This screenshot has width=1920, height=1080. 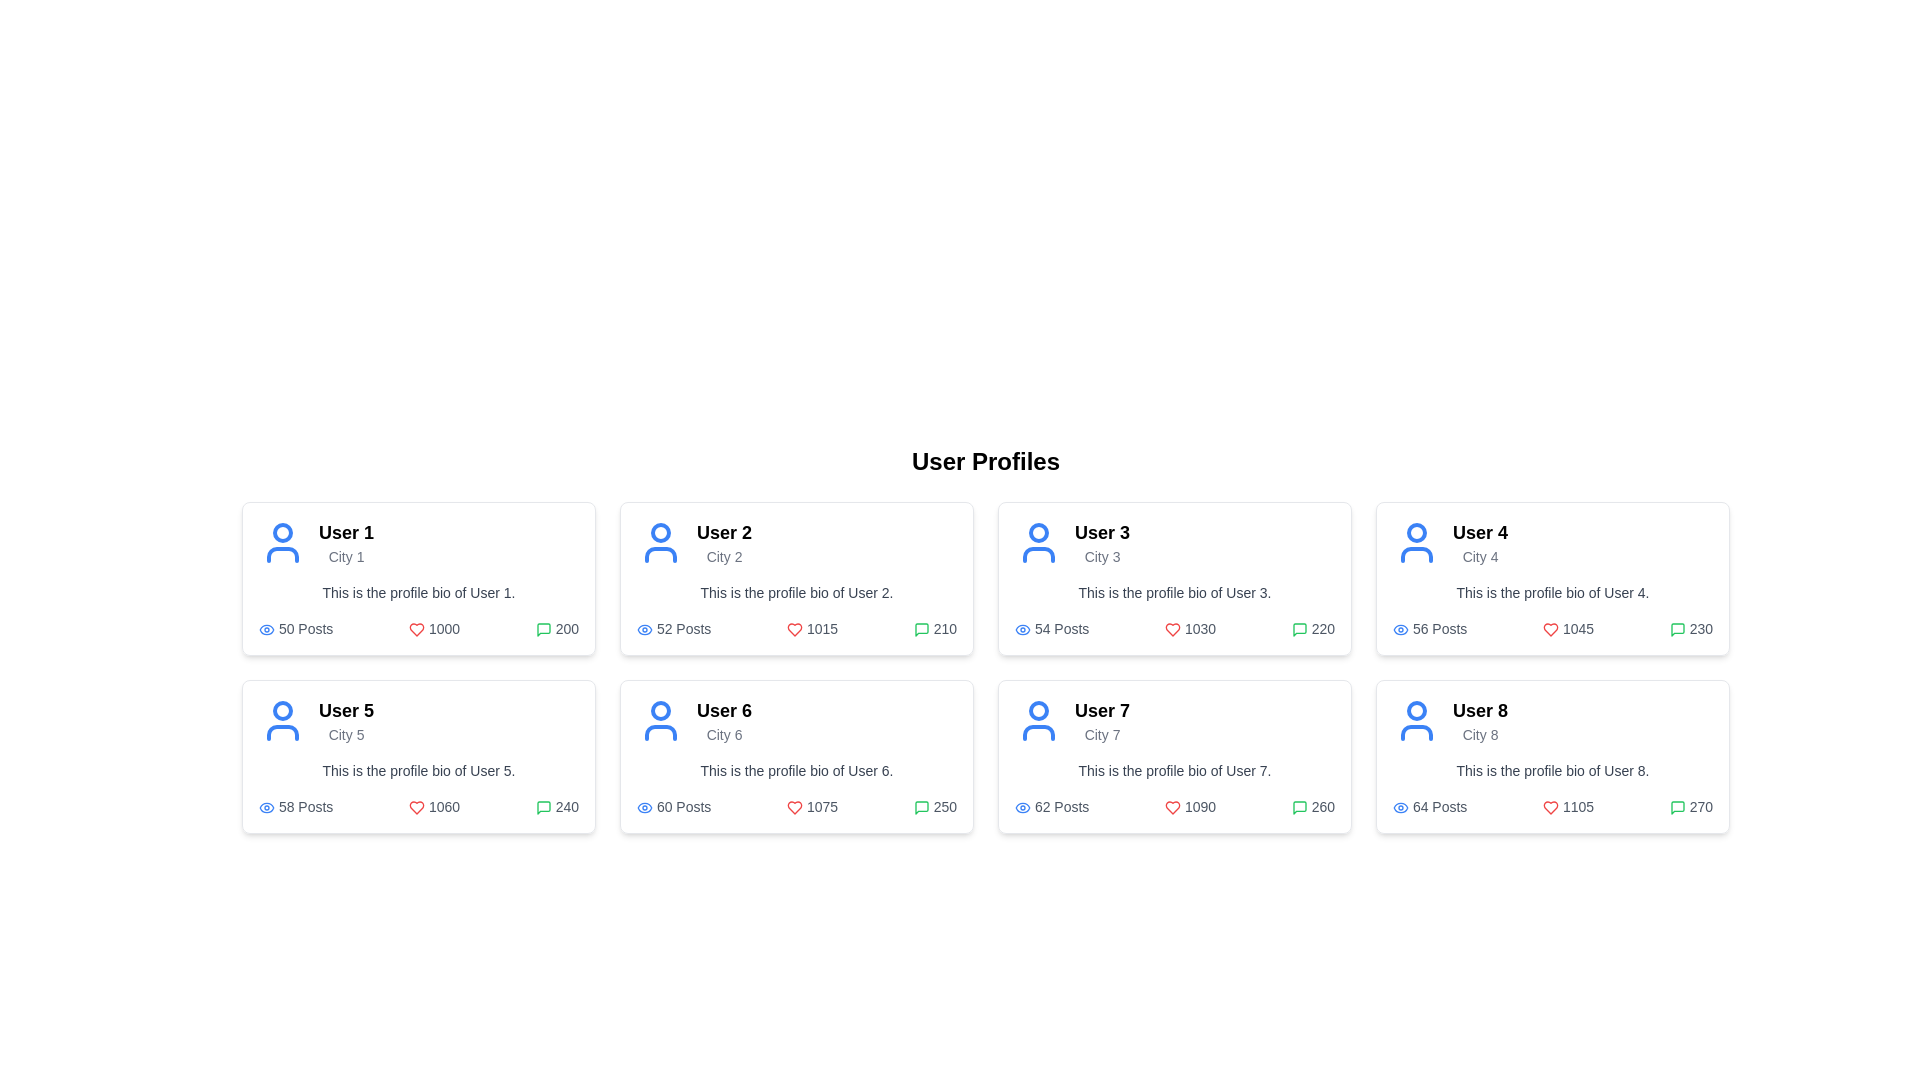 What do you see at coordinates (1415, 555) in the screenshot?
I see `SVG attributes of the blue stroke outline that forms the lower part of the abstract human figure in the top-right corner of the fourth profile card in the second row of the 'User Profiles' grid layout` at bounding box center [1415, 555].